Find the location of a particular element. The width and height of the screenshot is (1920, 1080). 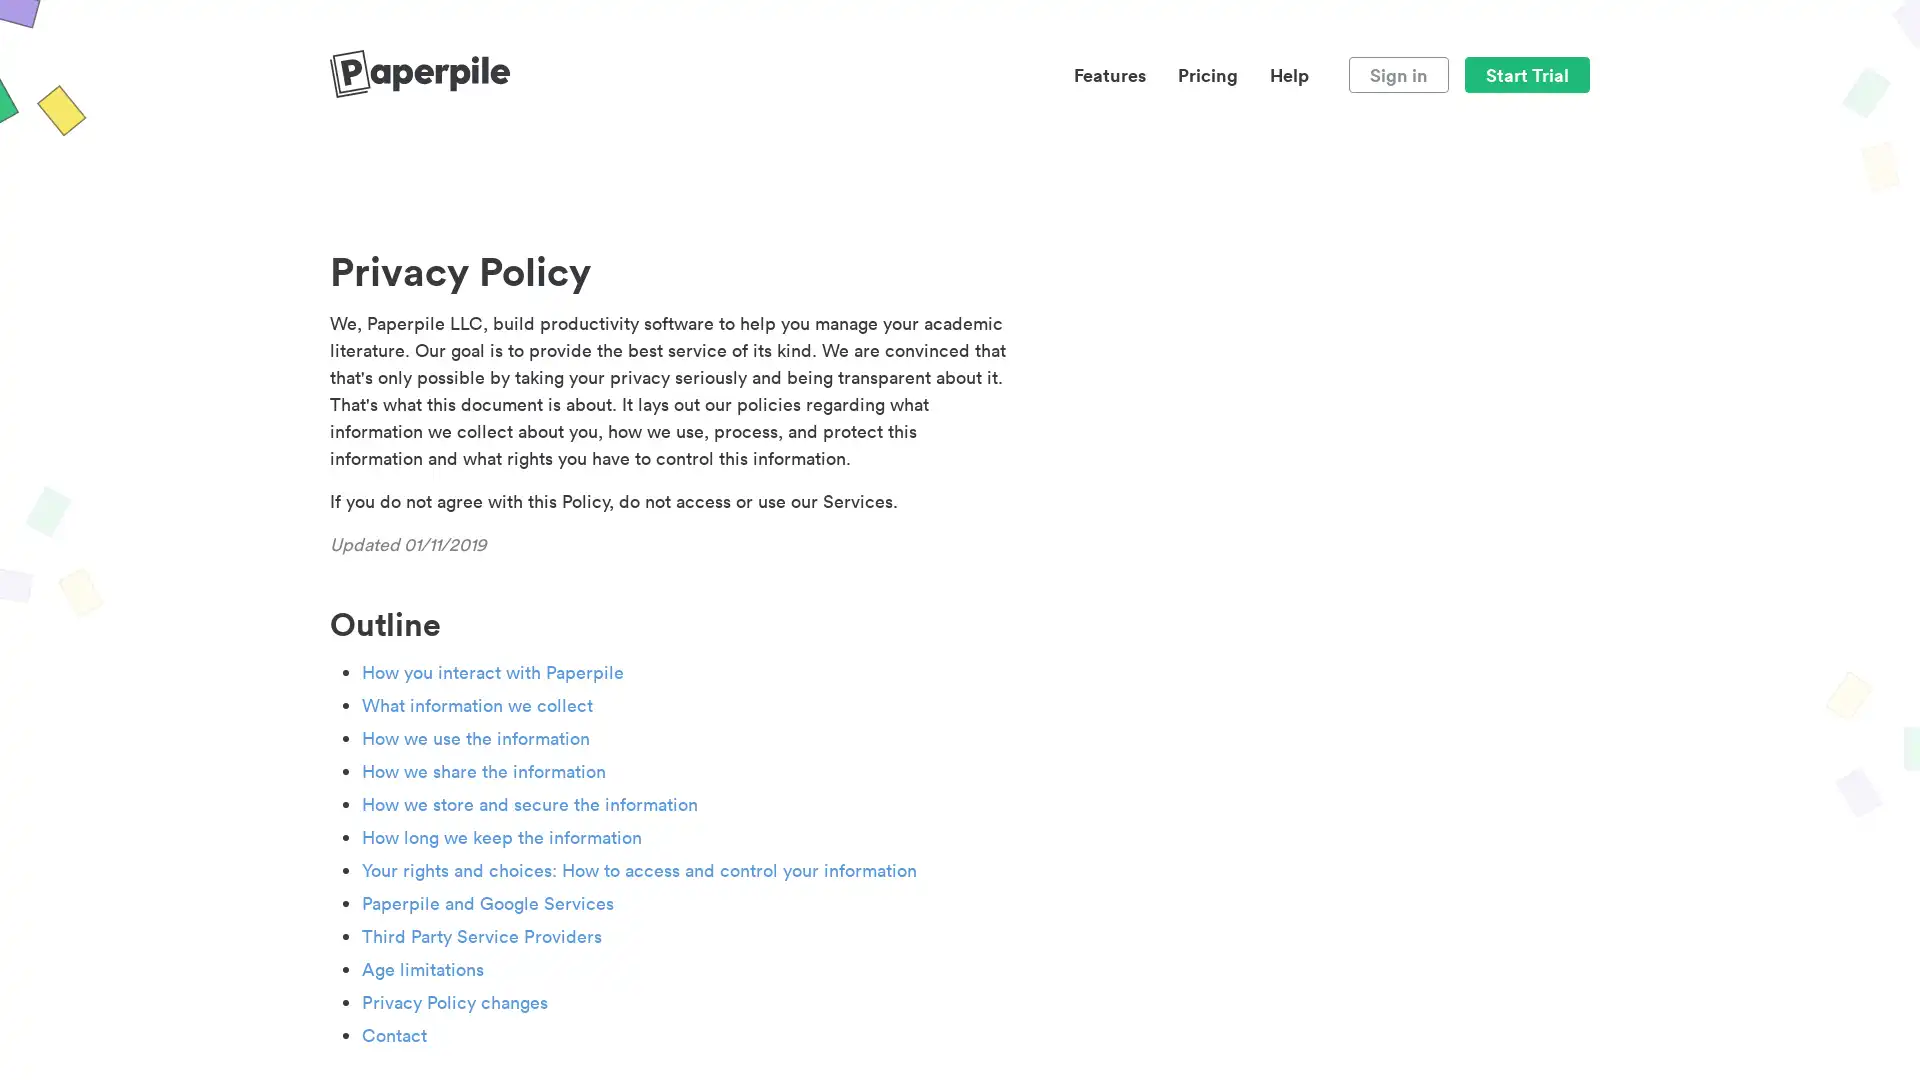

Start Trial is located at coordinates (1526, 73).